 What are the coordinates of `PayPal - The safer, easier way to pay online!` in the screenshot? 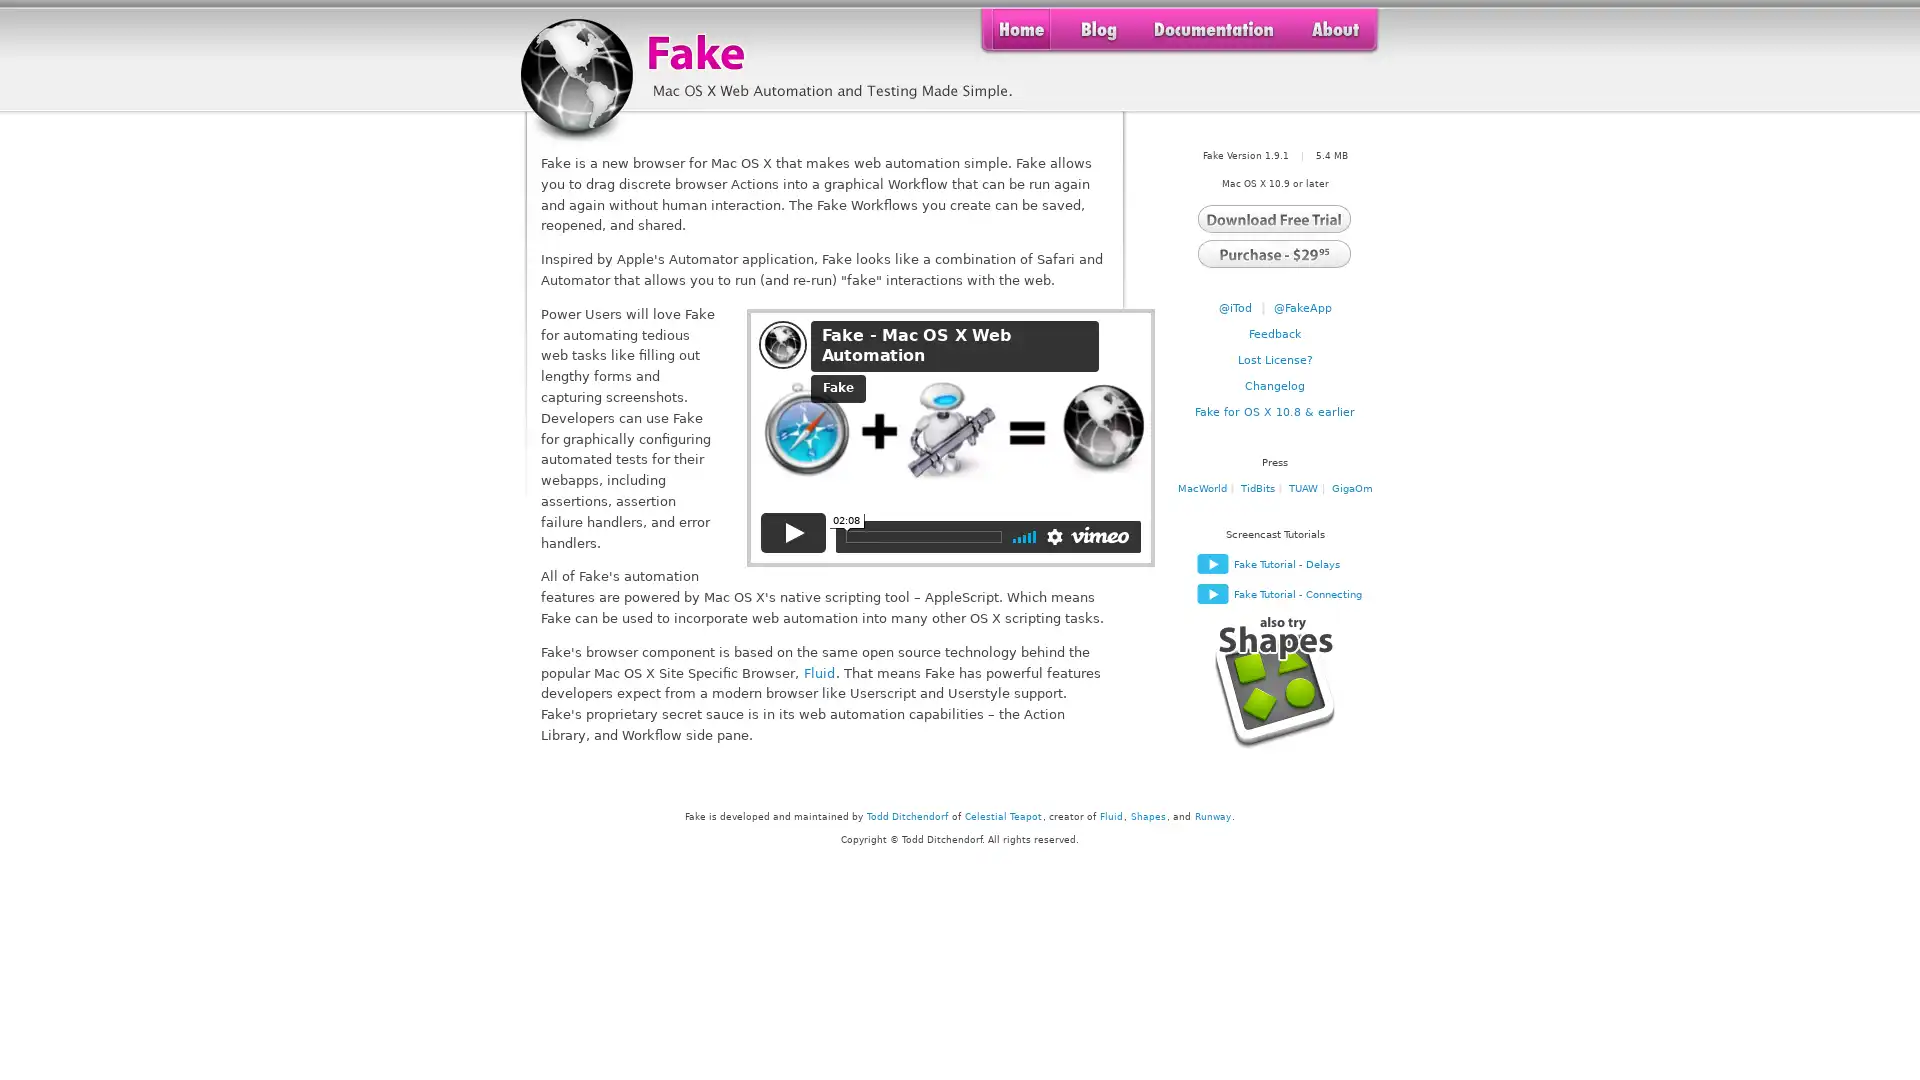 It's located at (1272, 251).